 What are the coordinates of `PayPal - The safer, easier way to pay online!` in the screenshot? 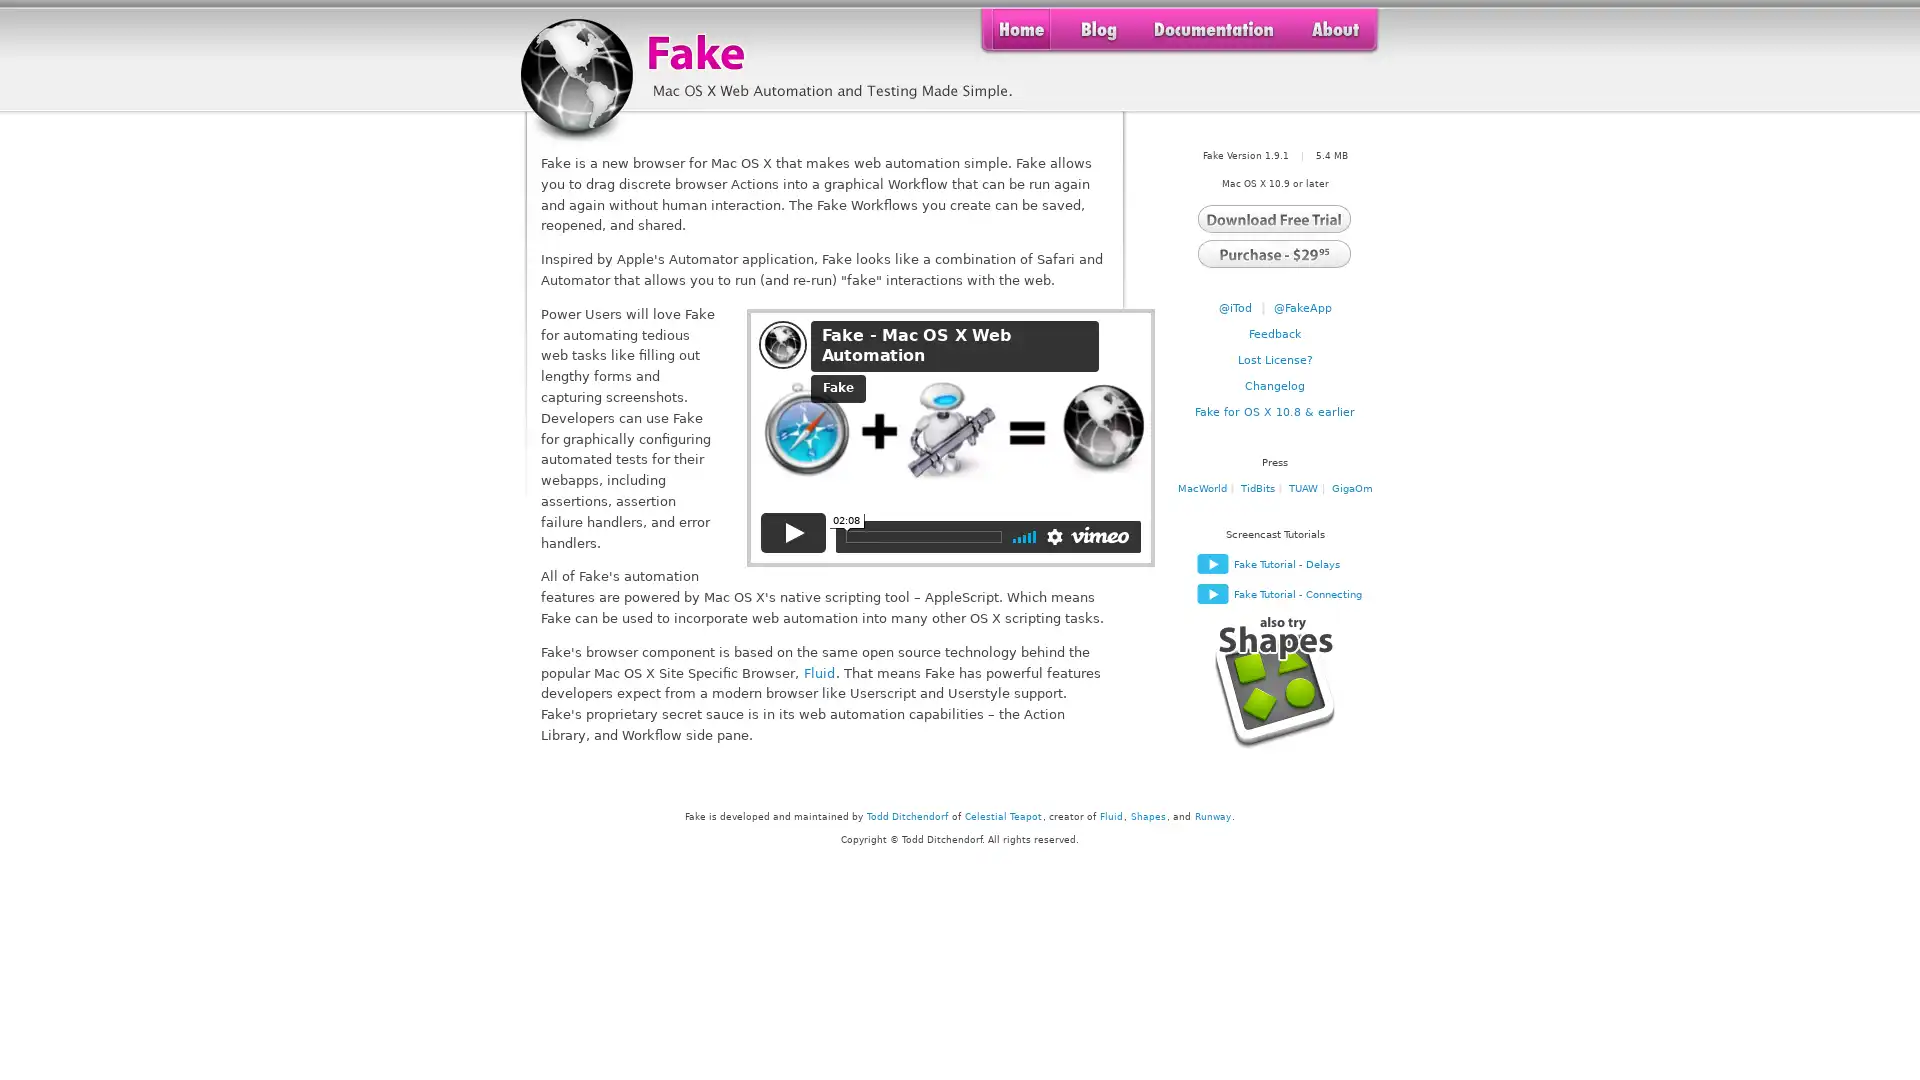 It's located at (1272, 251).